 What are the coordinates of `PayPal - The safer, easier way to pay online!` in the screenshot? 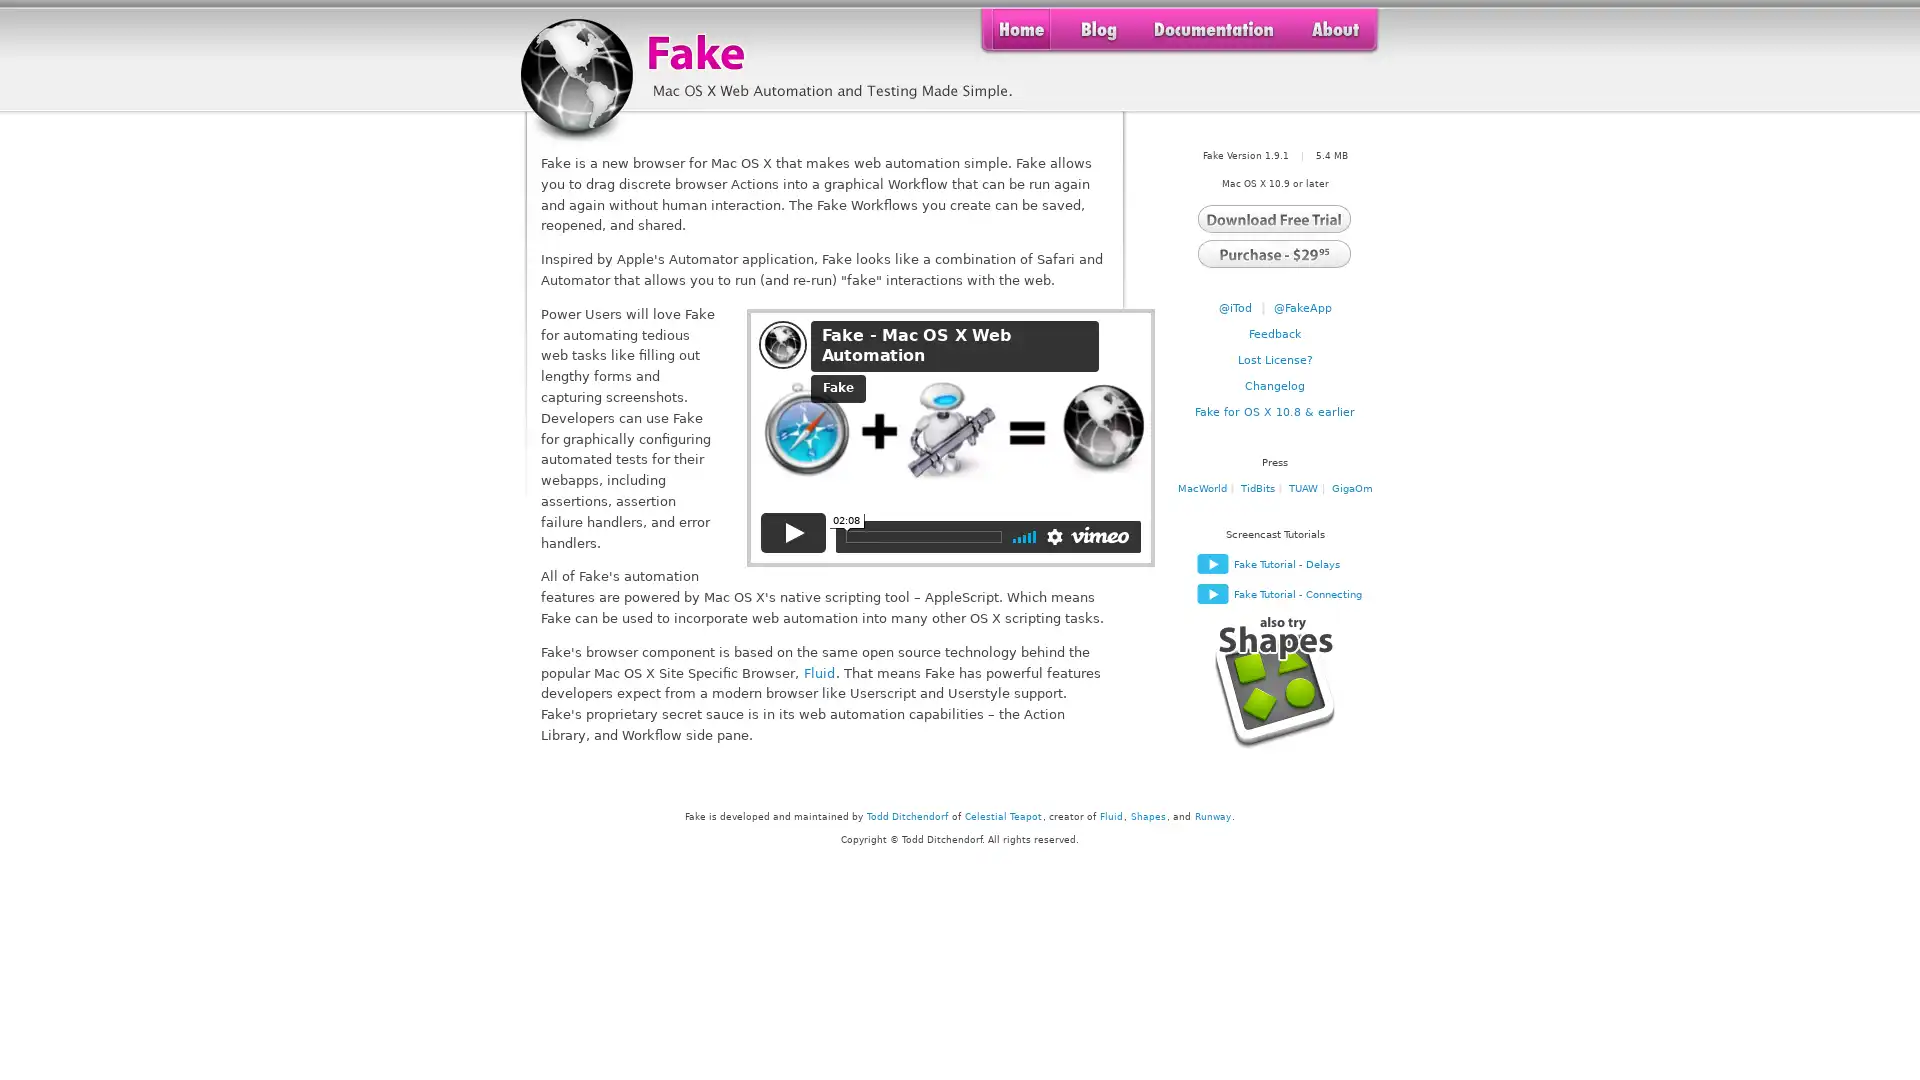 It's located at (1272, 251).